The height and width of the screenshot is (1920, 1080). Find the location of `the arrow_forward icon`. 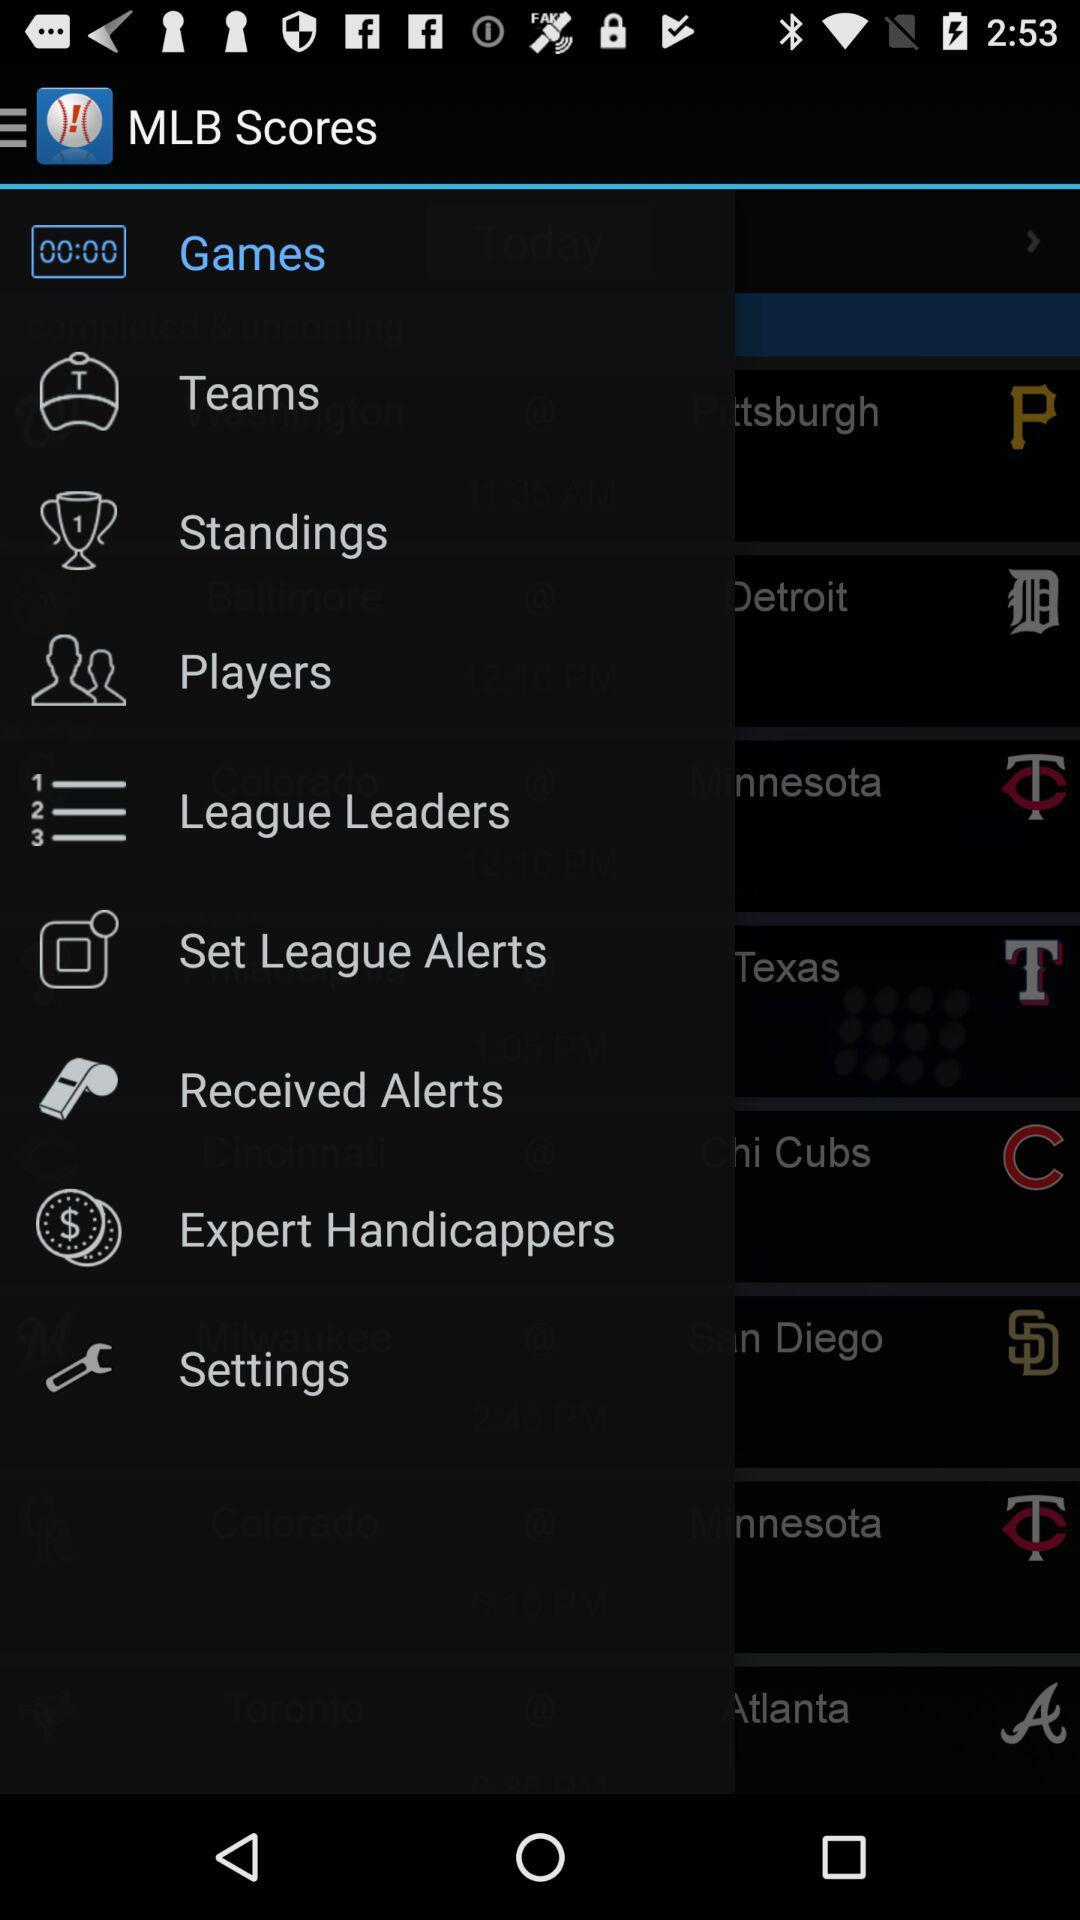

the arrow_forward icon is located at coordinates (1033, 257).